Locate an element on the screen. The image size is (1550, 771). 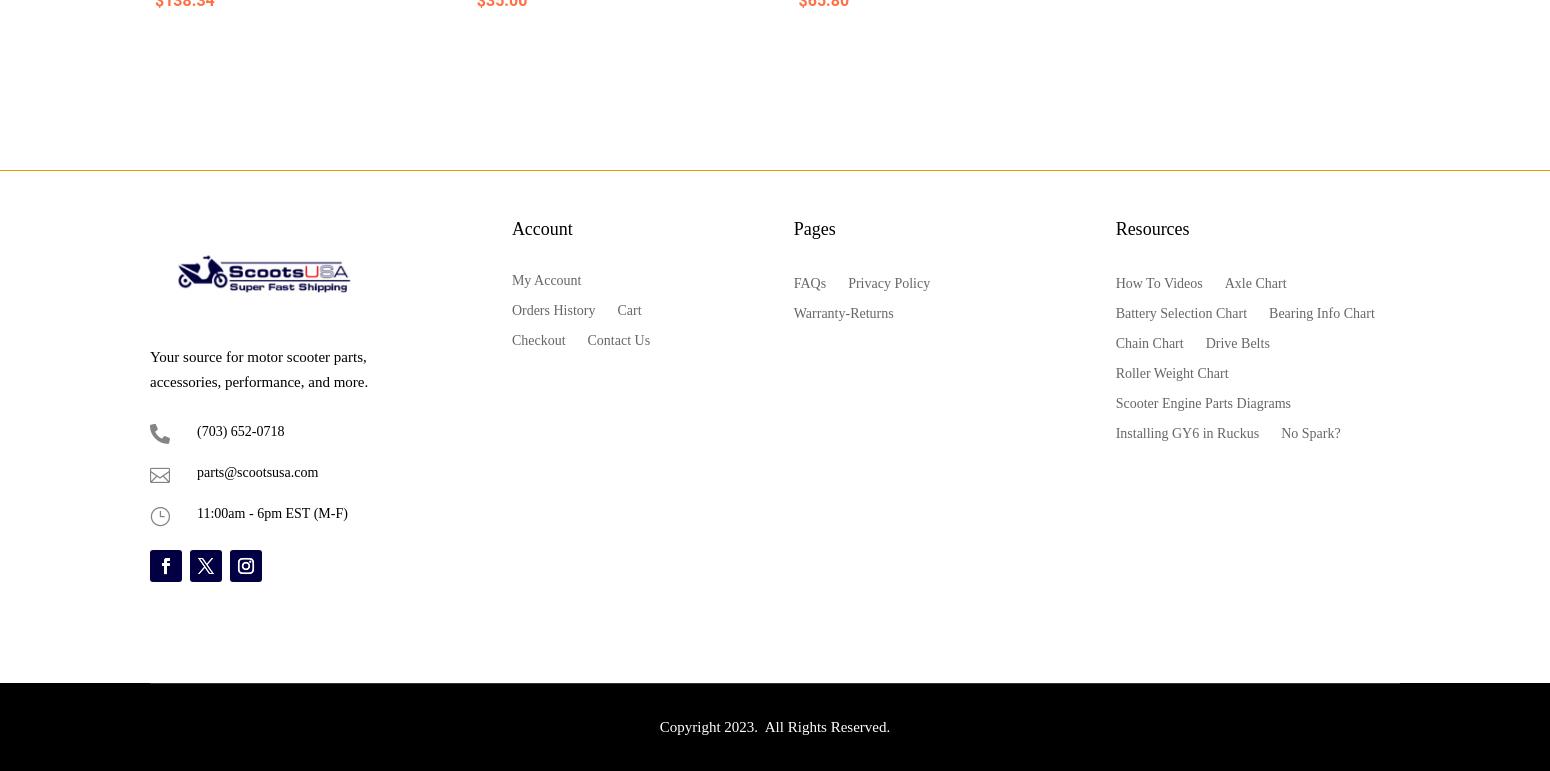
'Roller Weight Chart' is located at coordinates (1171, 372).